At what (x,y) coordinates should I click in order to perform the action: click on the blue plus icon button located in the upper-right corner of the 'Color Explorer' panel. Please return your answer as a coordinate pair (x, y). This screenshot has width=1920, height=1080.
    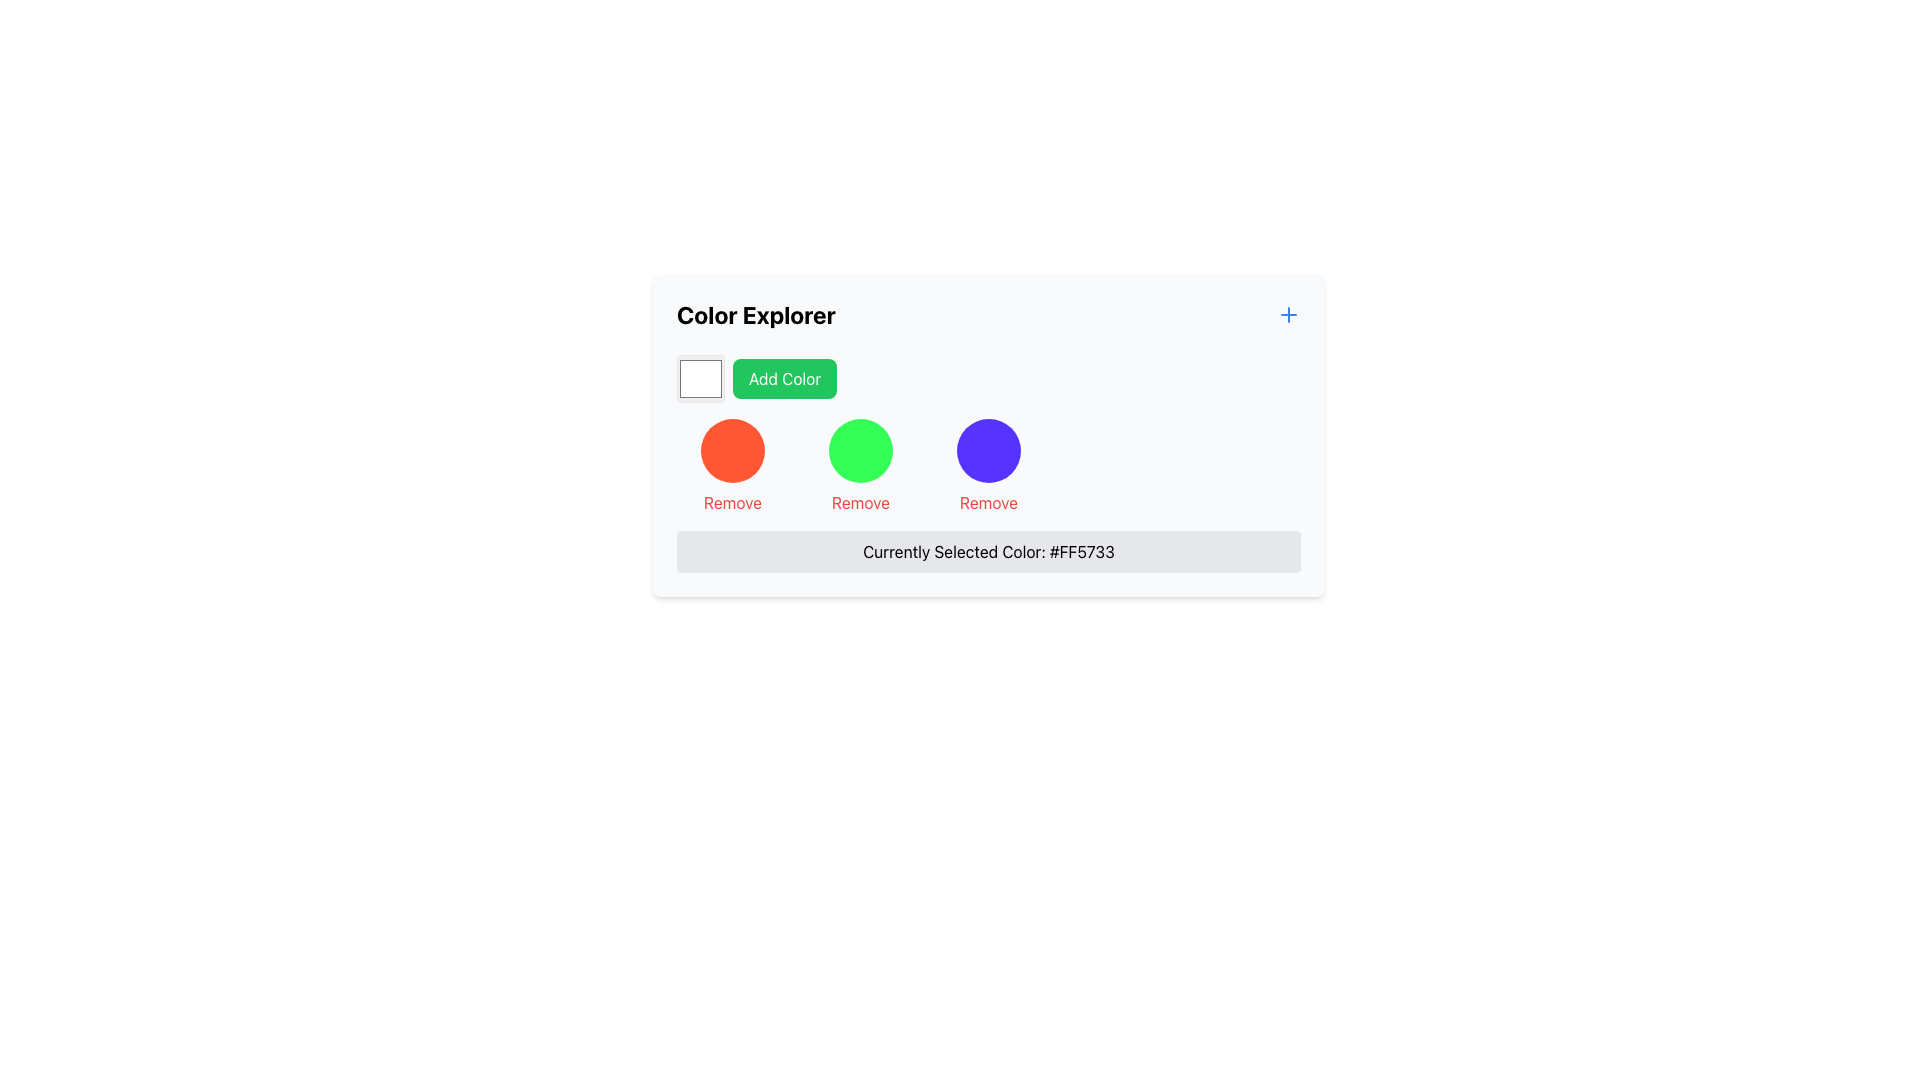
    Looking at the image, I should click on (1289, 315).